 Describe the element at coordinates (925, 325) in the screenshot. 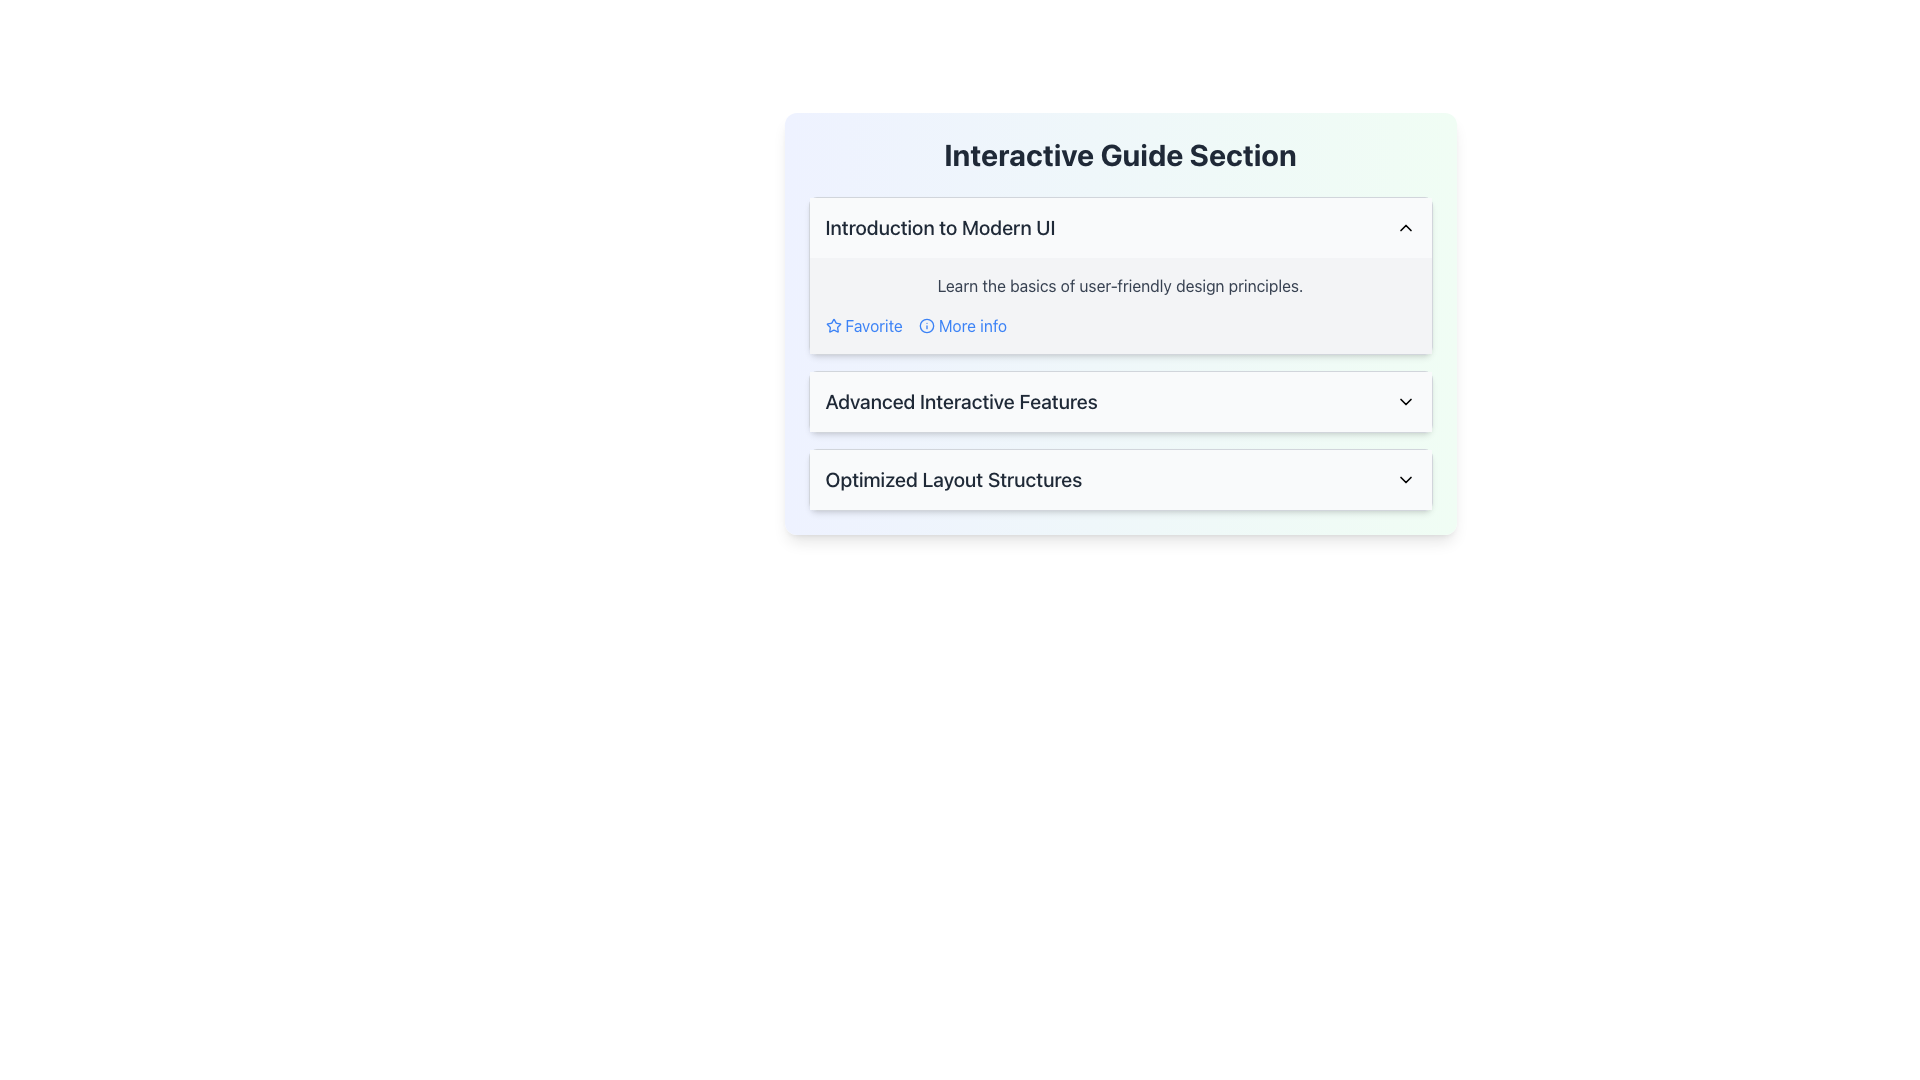

I see `the circular SVG graphic element located near the 'More info' text, which is part of the first expandable section titled 'Introduction to Modern UI'` at that location.